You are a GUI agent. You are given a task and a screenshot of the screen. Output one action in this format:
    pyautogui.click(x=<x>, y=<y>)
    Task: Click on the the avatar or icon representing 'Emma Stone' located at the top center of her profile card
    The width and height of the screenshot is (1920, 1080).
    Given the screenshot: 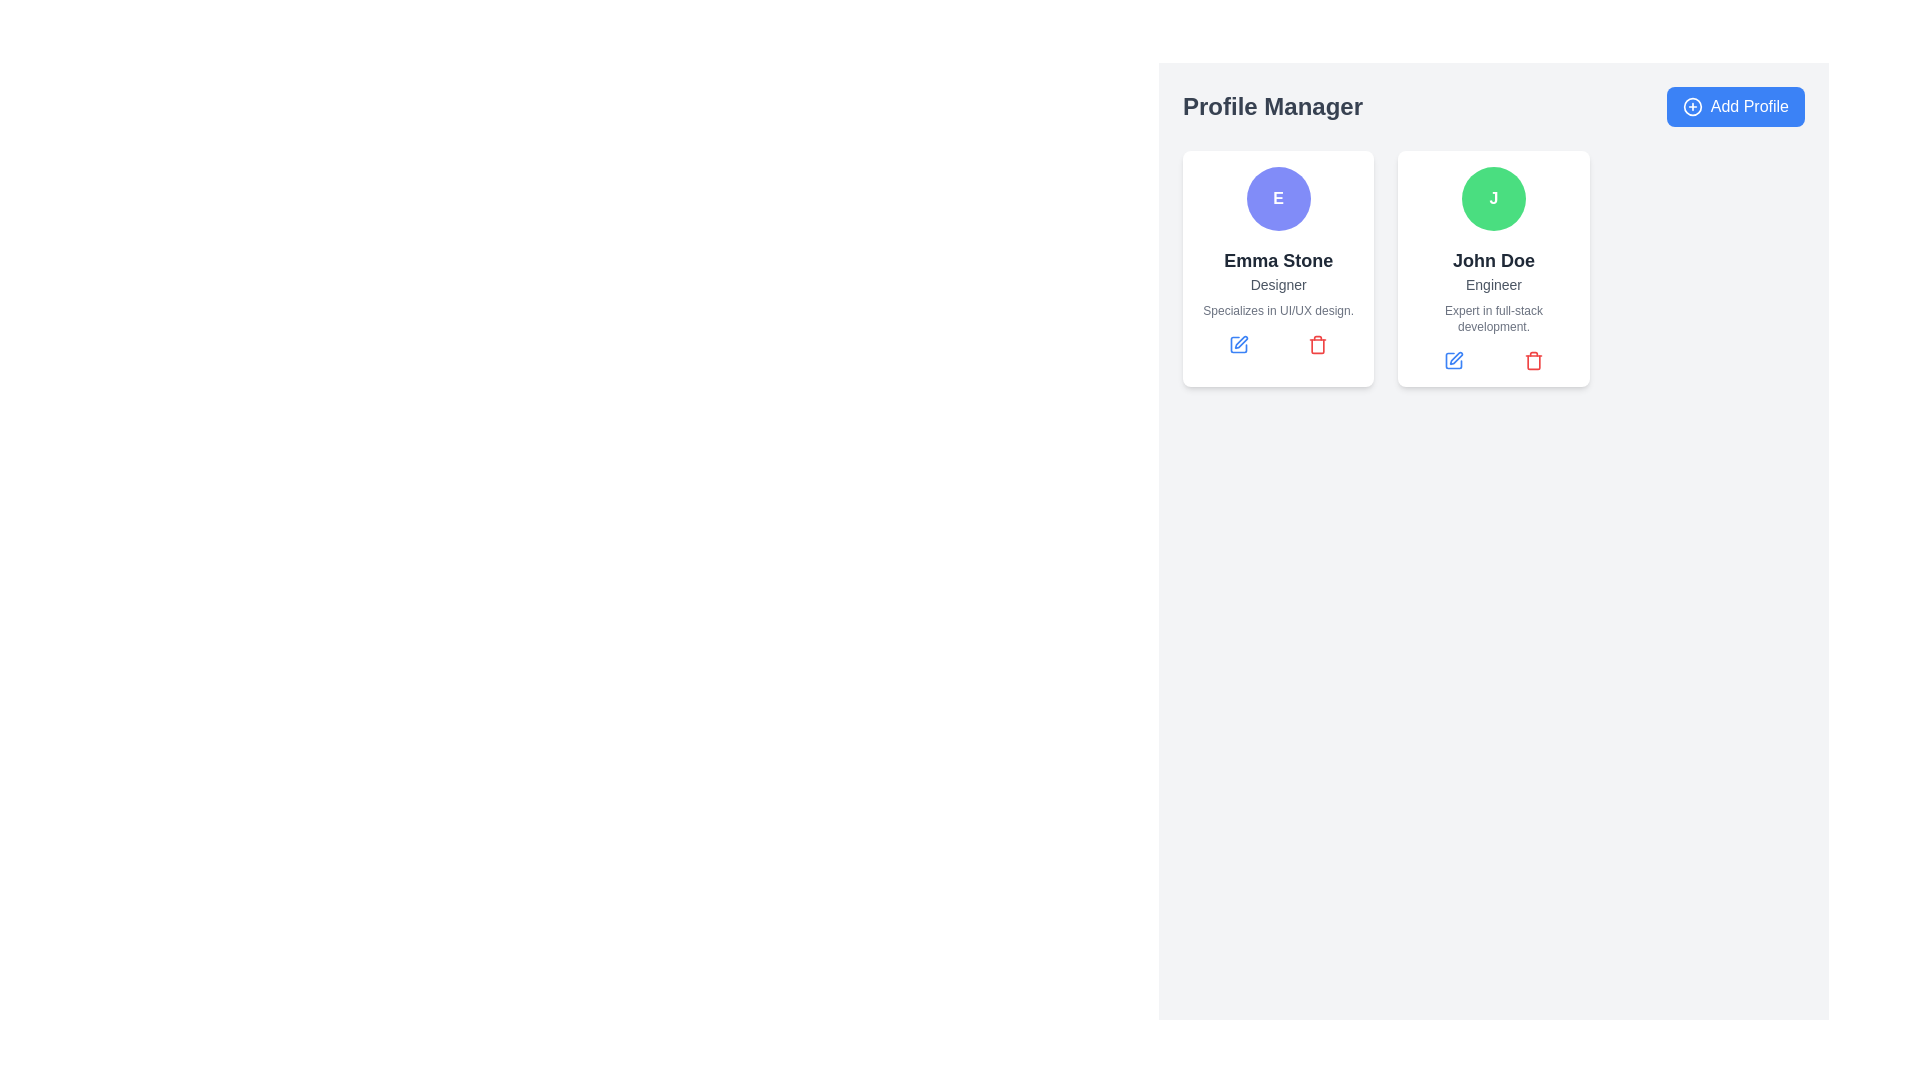 What is the action you would take?
    pyautogui.click(x=1277, y=199)
    